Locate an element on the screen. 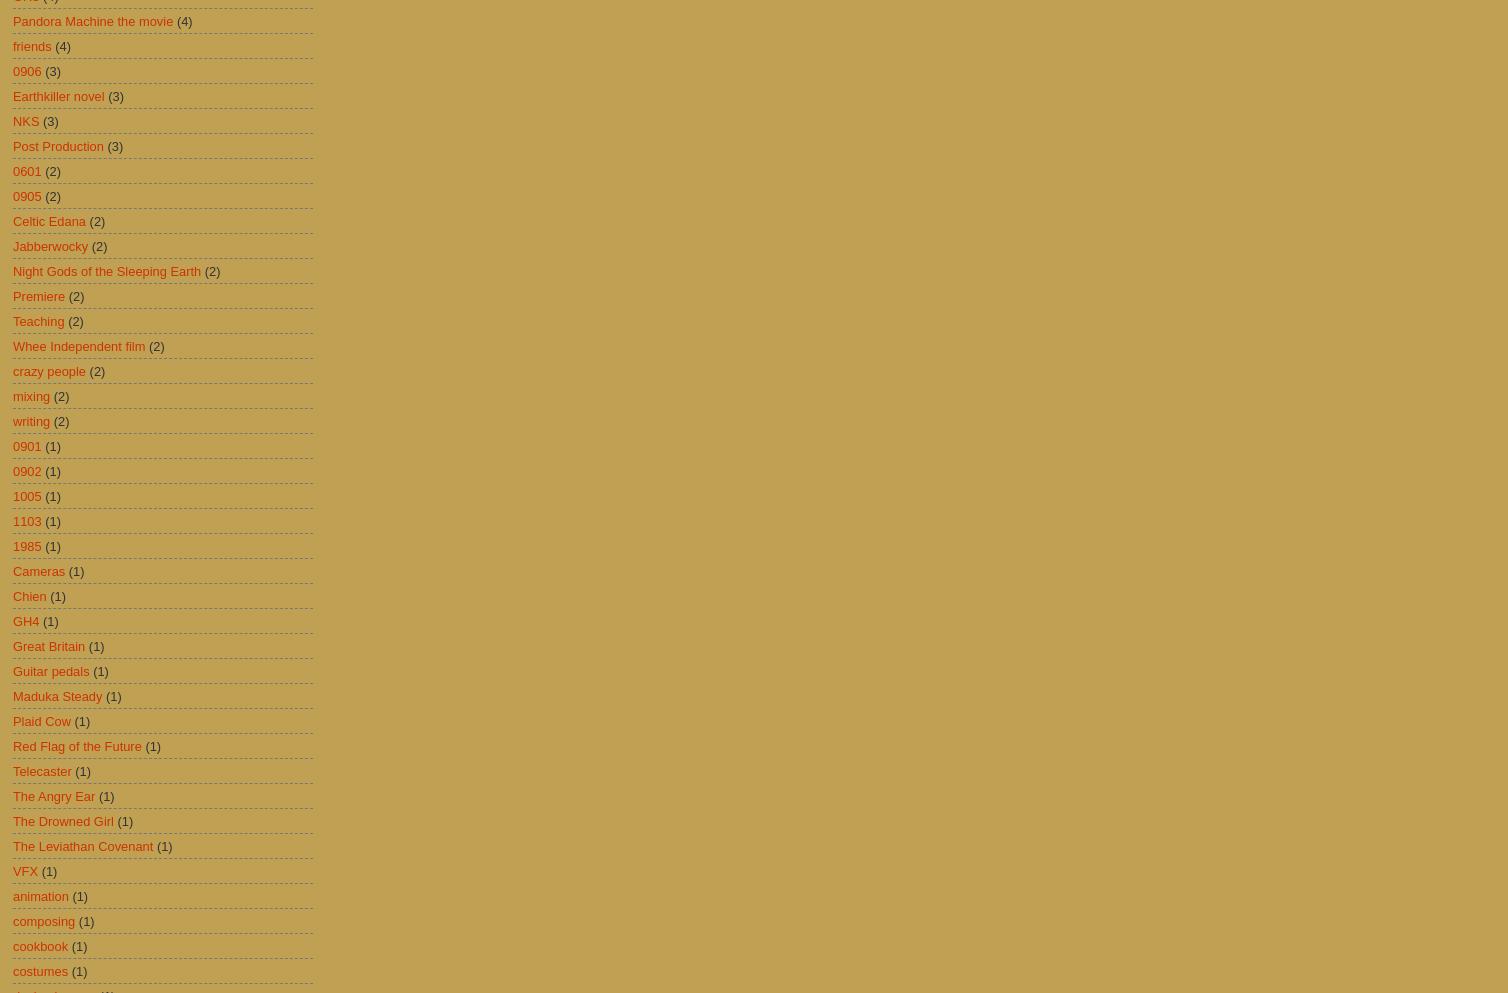  'Great Britain' is located at coordinates (12, 644).